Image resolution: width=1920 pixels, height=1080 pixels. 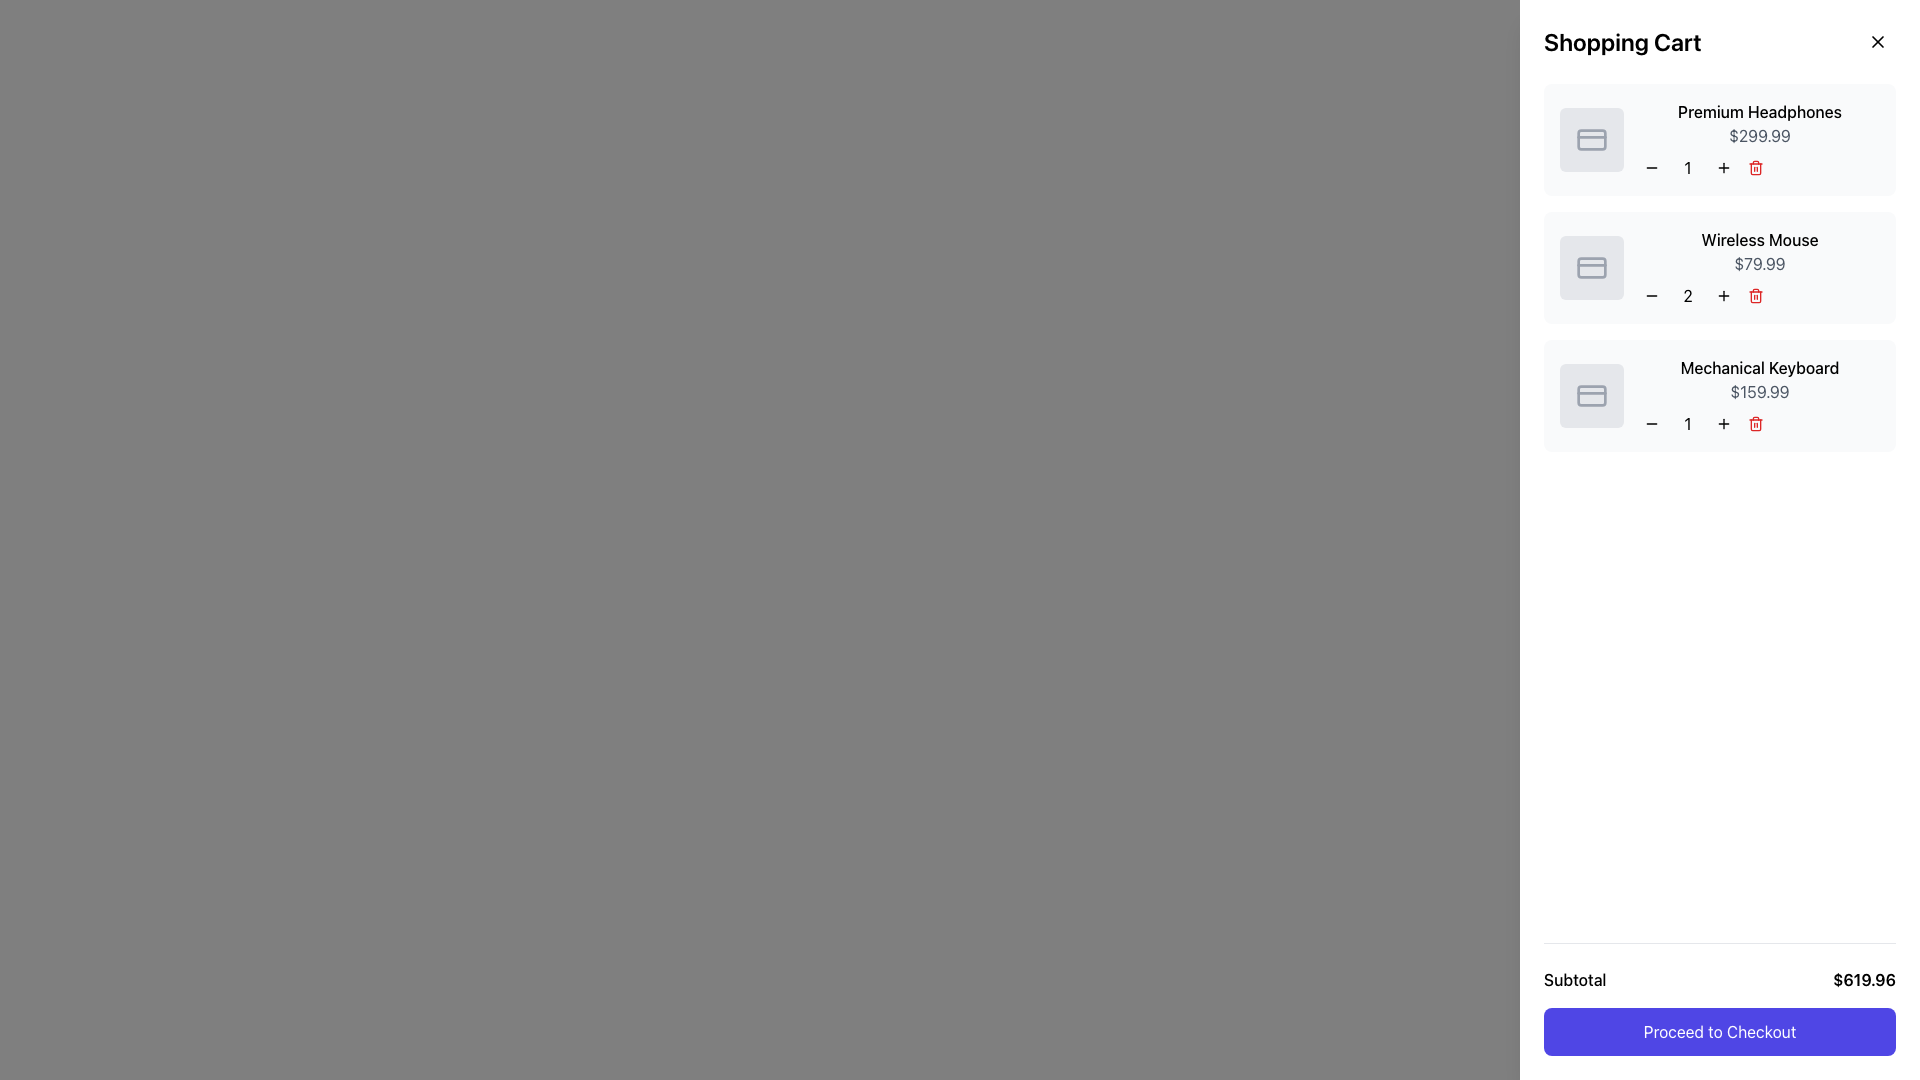 What do you see at coordinates (1622, 42) in the screenshot?
I see `the text element that labels the shopping cart section, located in the top left corner of the shopping cart panel` at bounding box center [1622, 42].